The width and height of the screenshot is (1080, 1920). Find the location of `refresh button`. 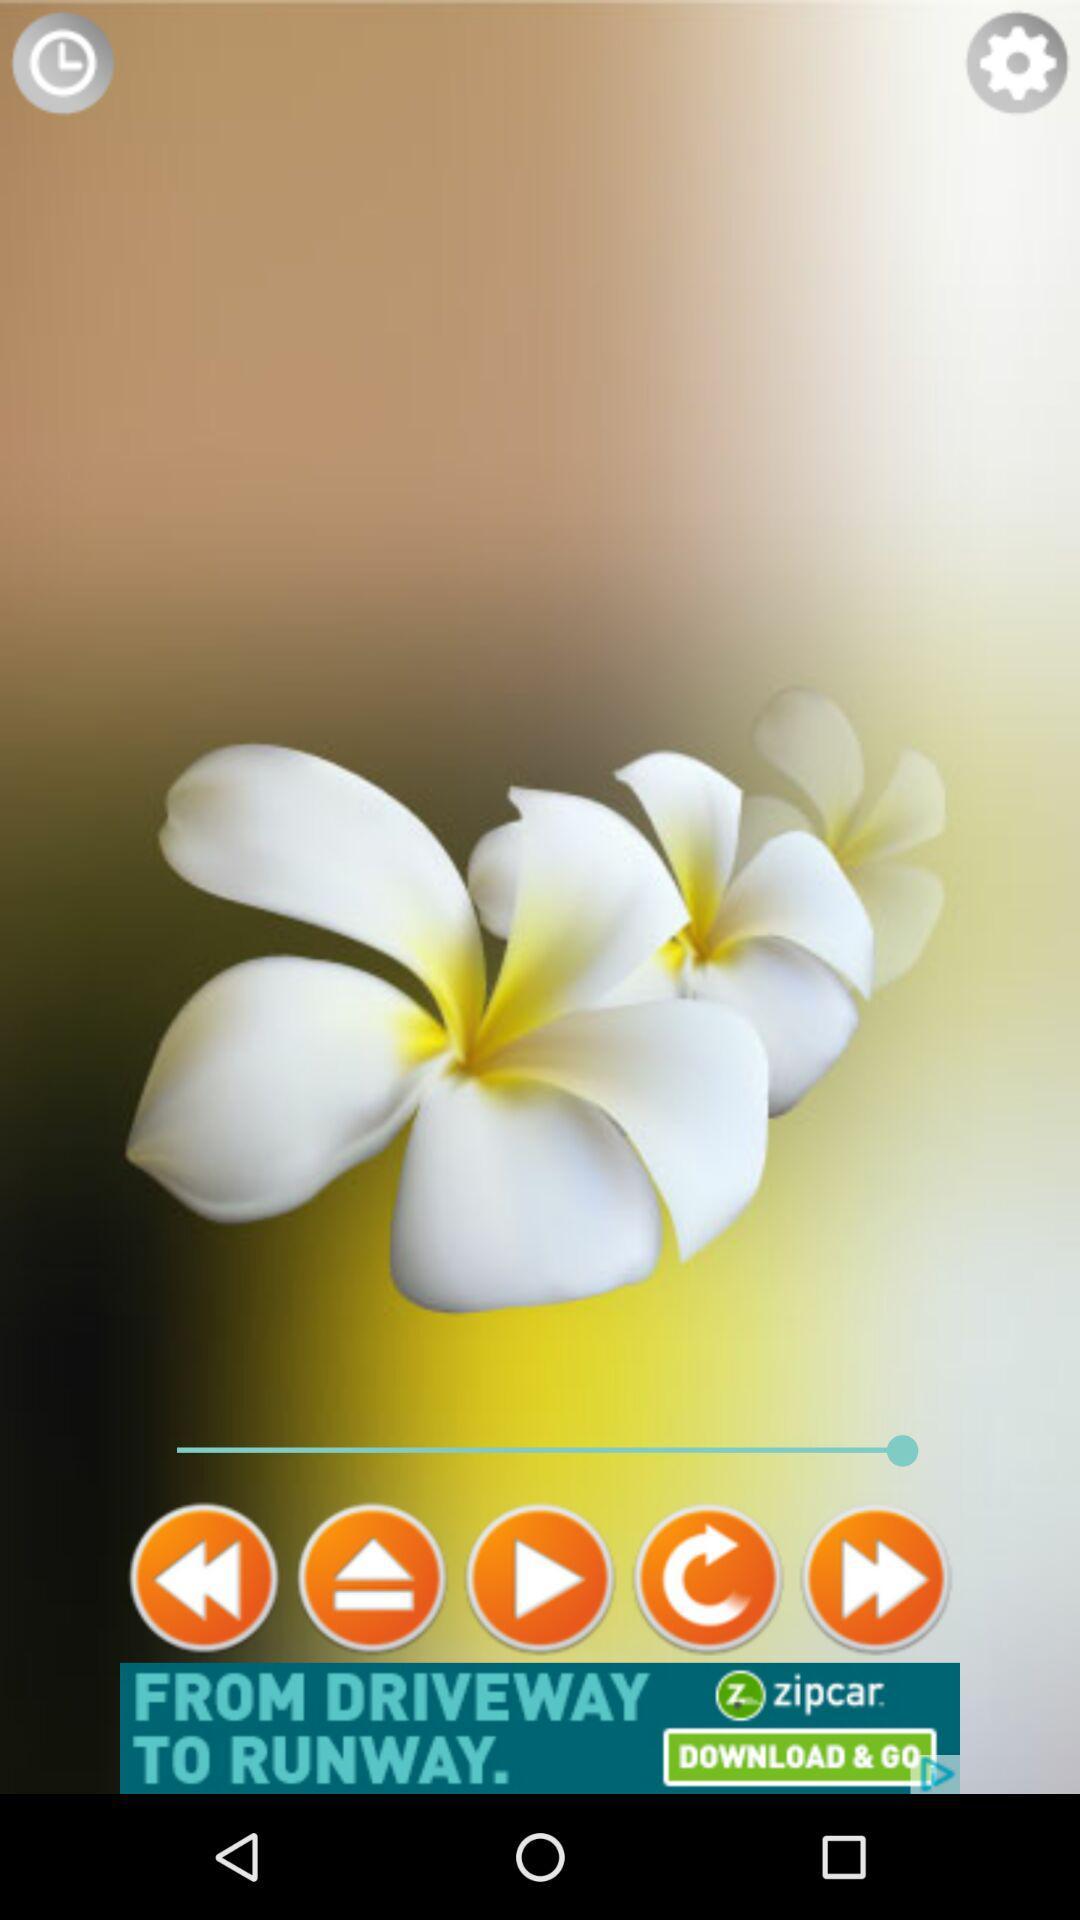

refresh button is located at coordinates (707, 1577).